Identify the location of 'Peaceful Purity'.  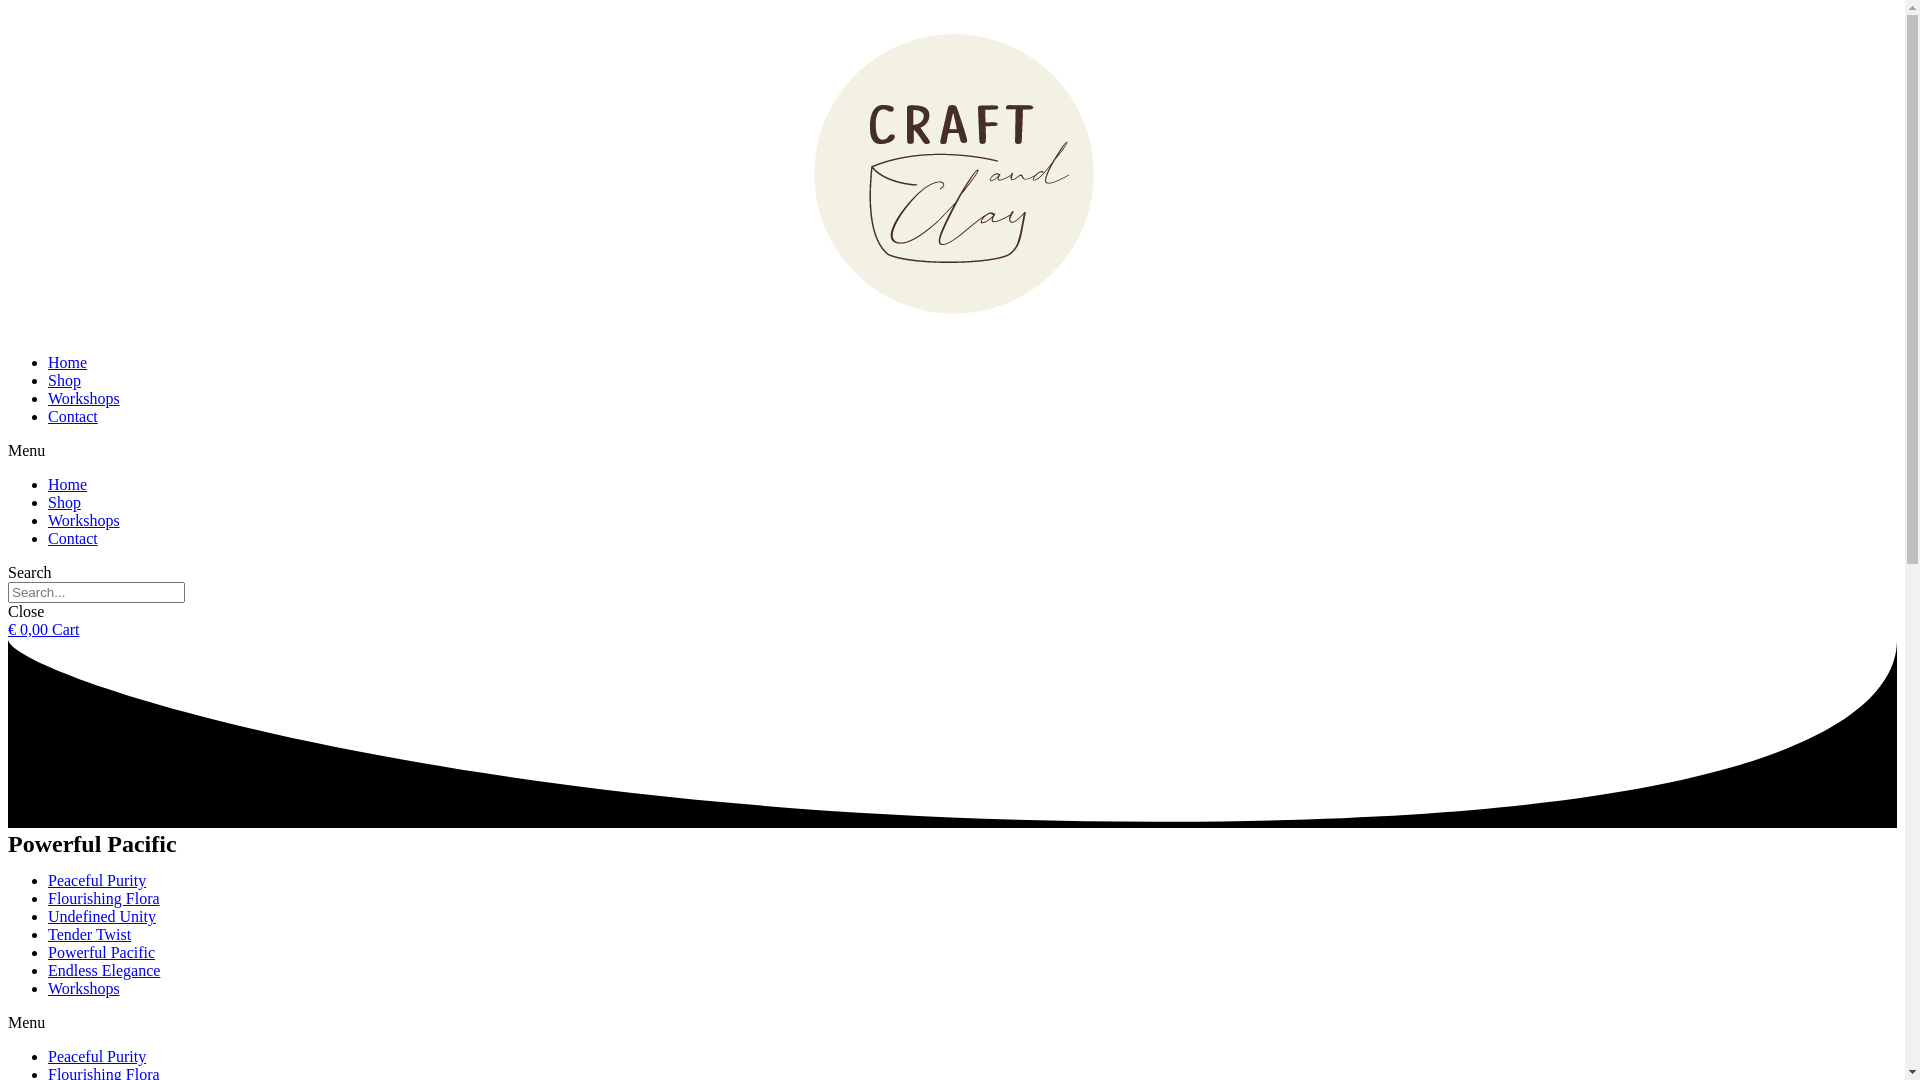
(95, 1055).